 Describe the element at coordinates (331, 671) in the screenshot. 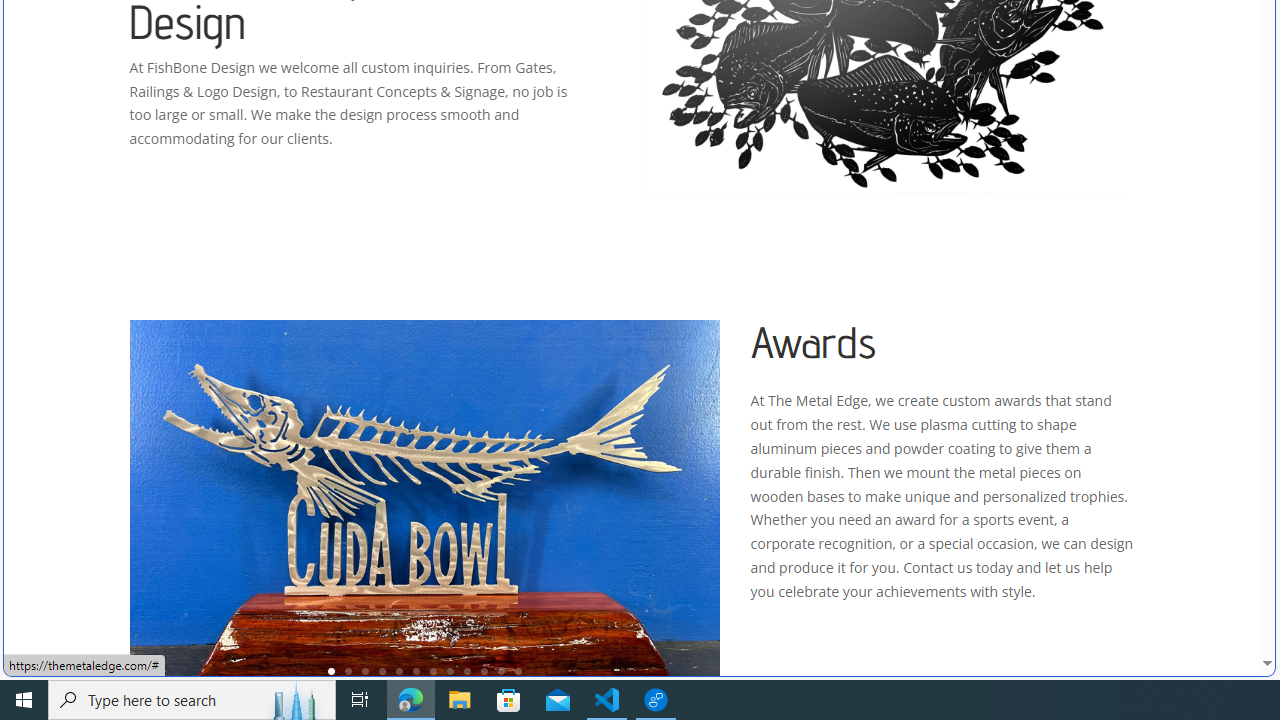

I see `'1'` at that location.